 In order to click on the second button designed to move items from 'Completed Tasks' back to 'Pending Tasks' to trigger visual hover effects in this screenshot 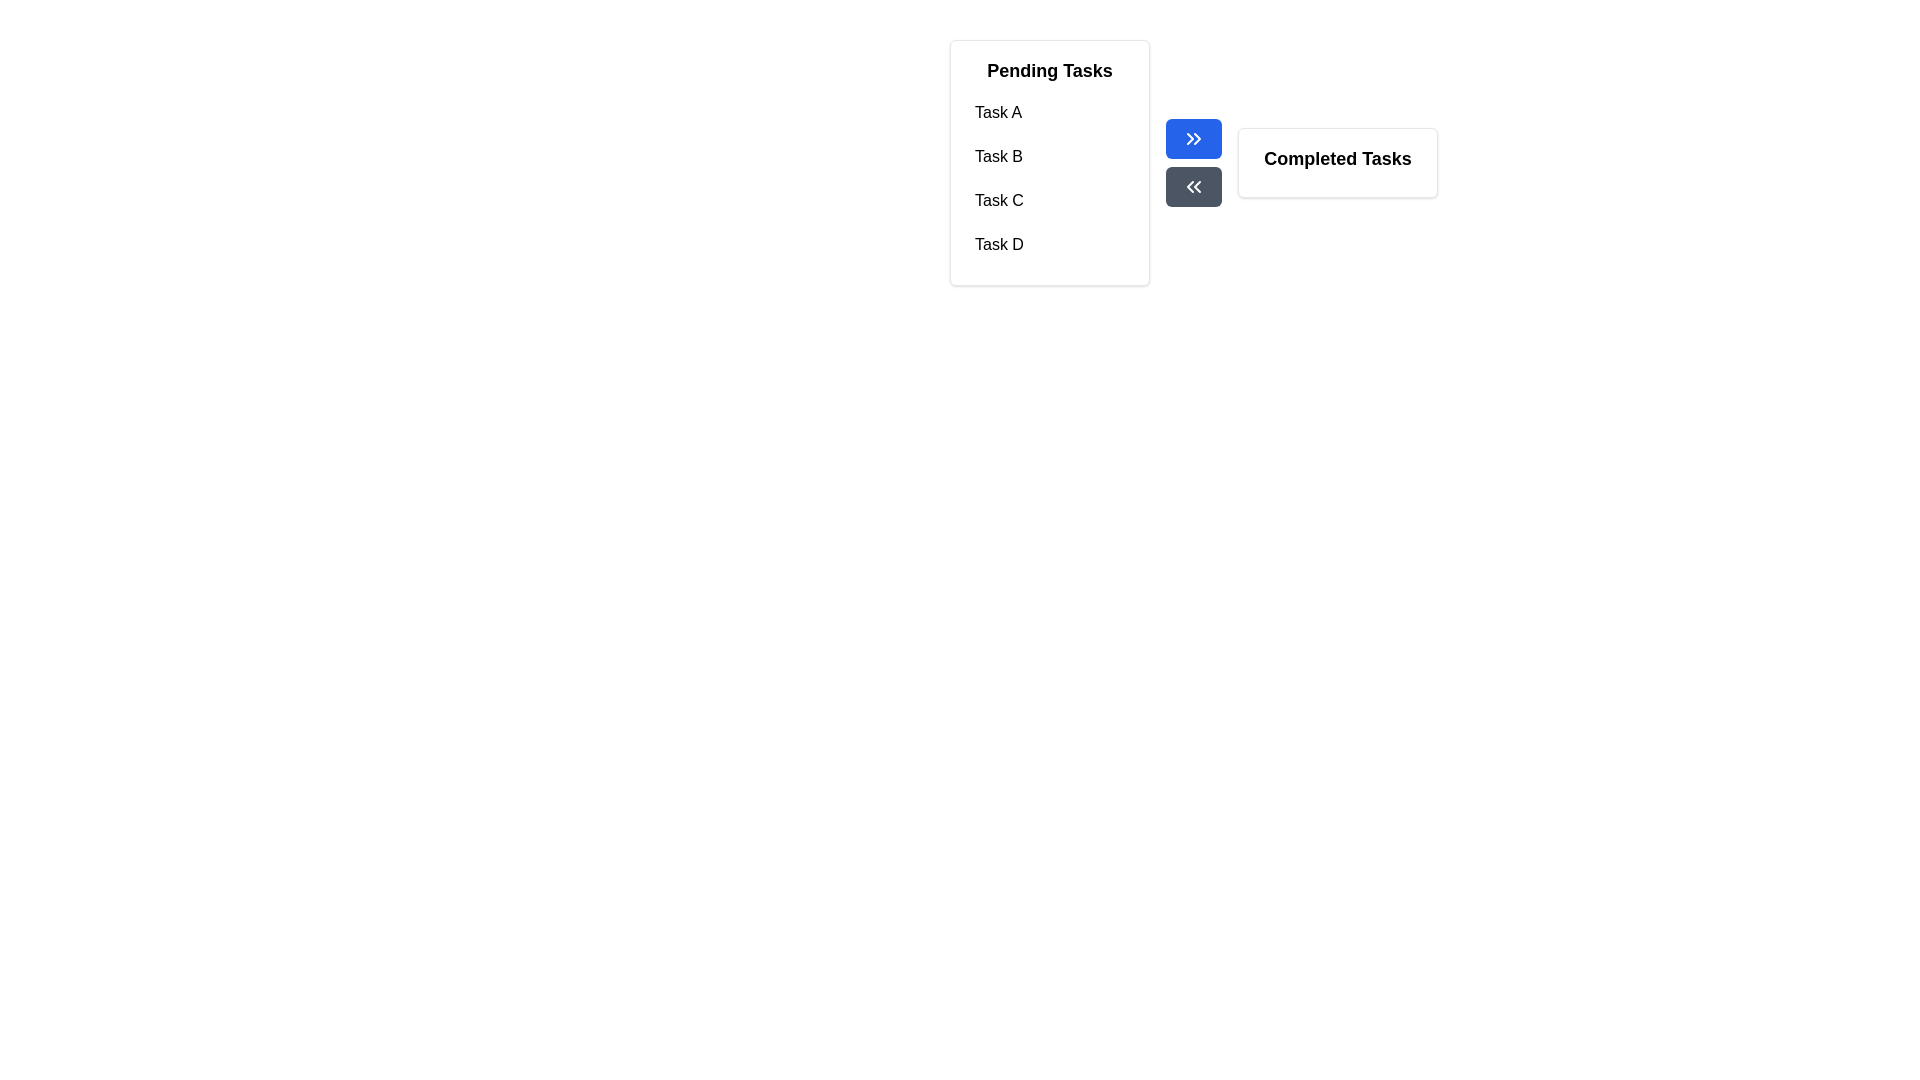, I will do `click(1194, 186)`.